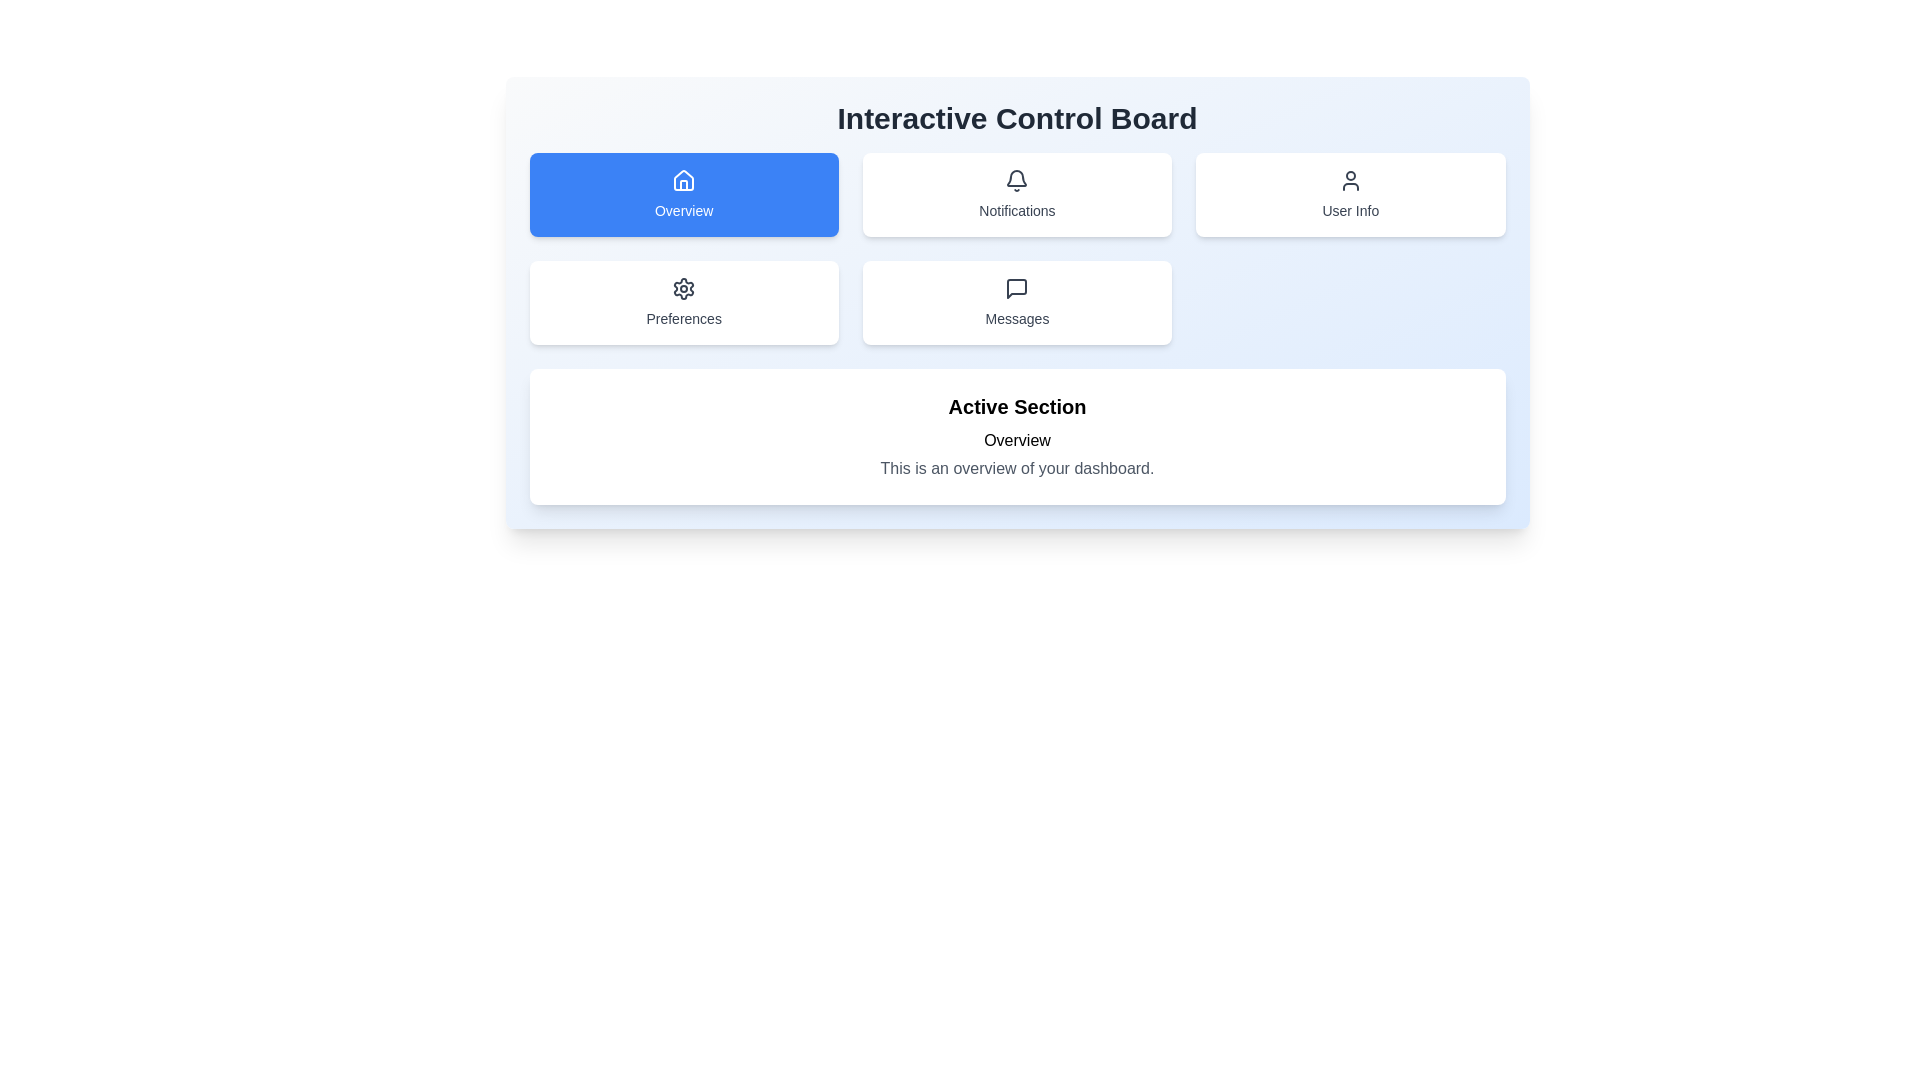 The image size is (1920, 1080). I want to click on the 'Overview' icon, which is centered within the blue rectangular button labeled 'Overview', so click(684, 181).